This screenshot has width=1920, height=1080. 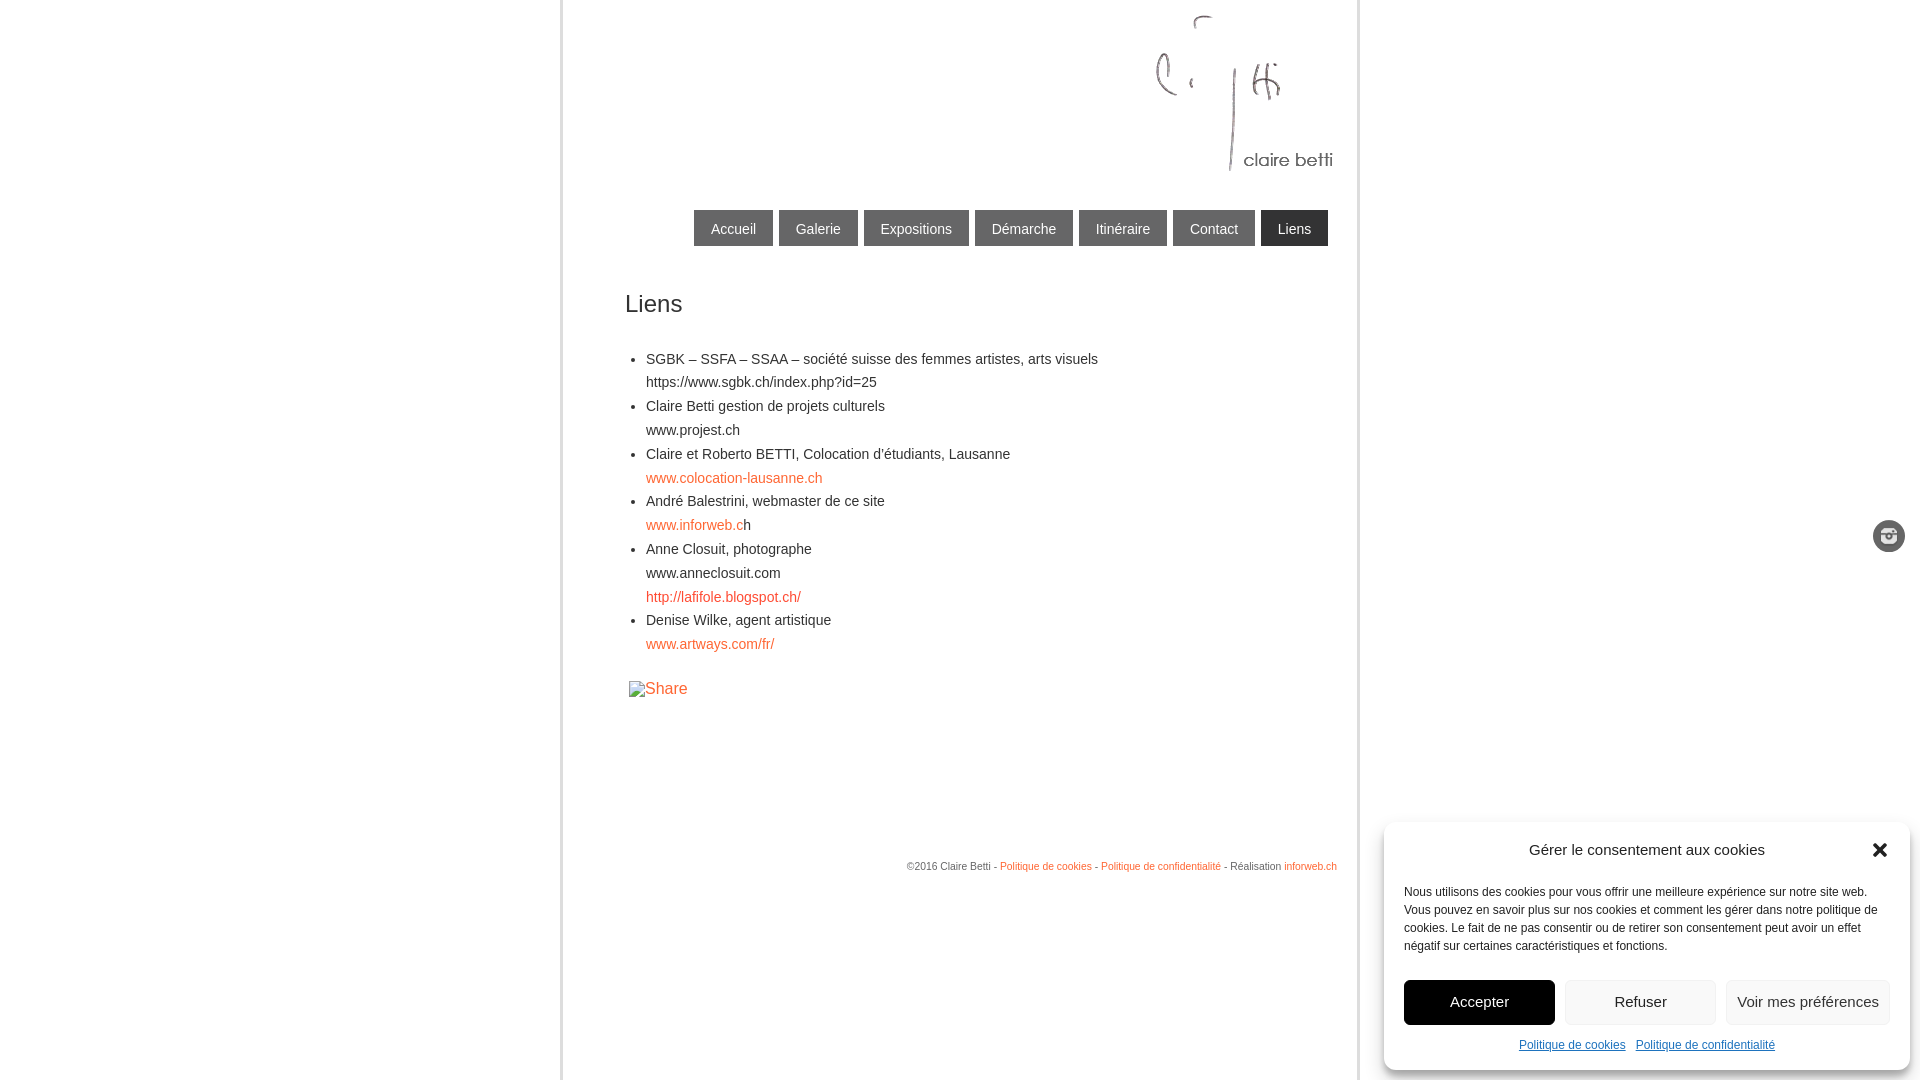 What do you see at coordinates (1479, 1002) in the screenshot?
I see `'Accepter'` at bounding box center [1479, 1002].